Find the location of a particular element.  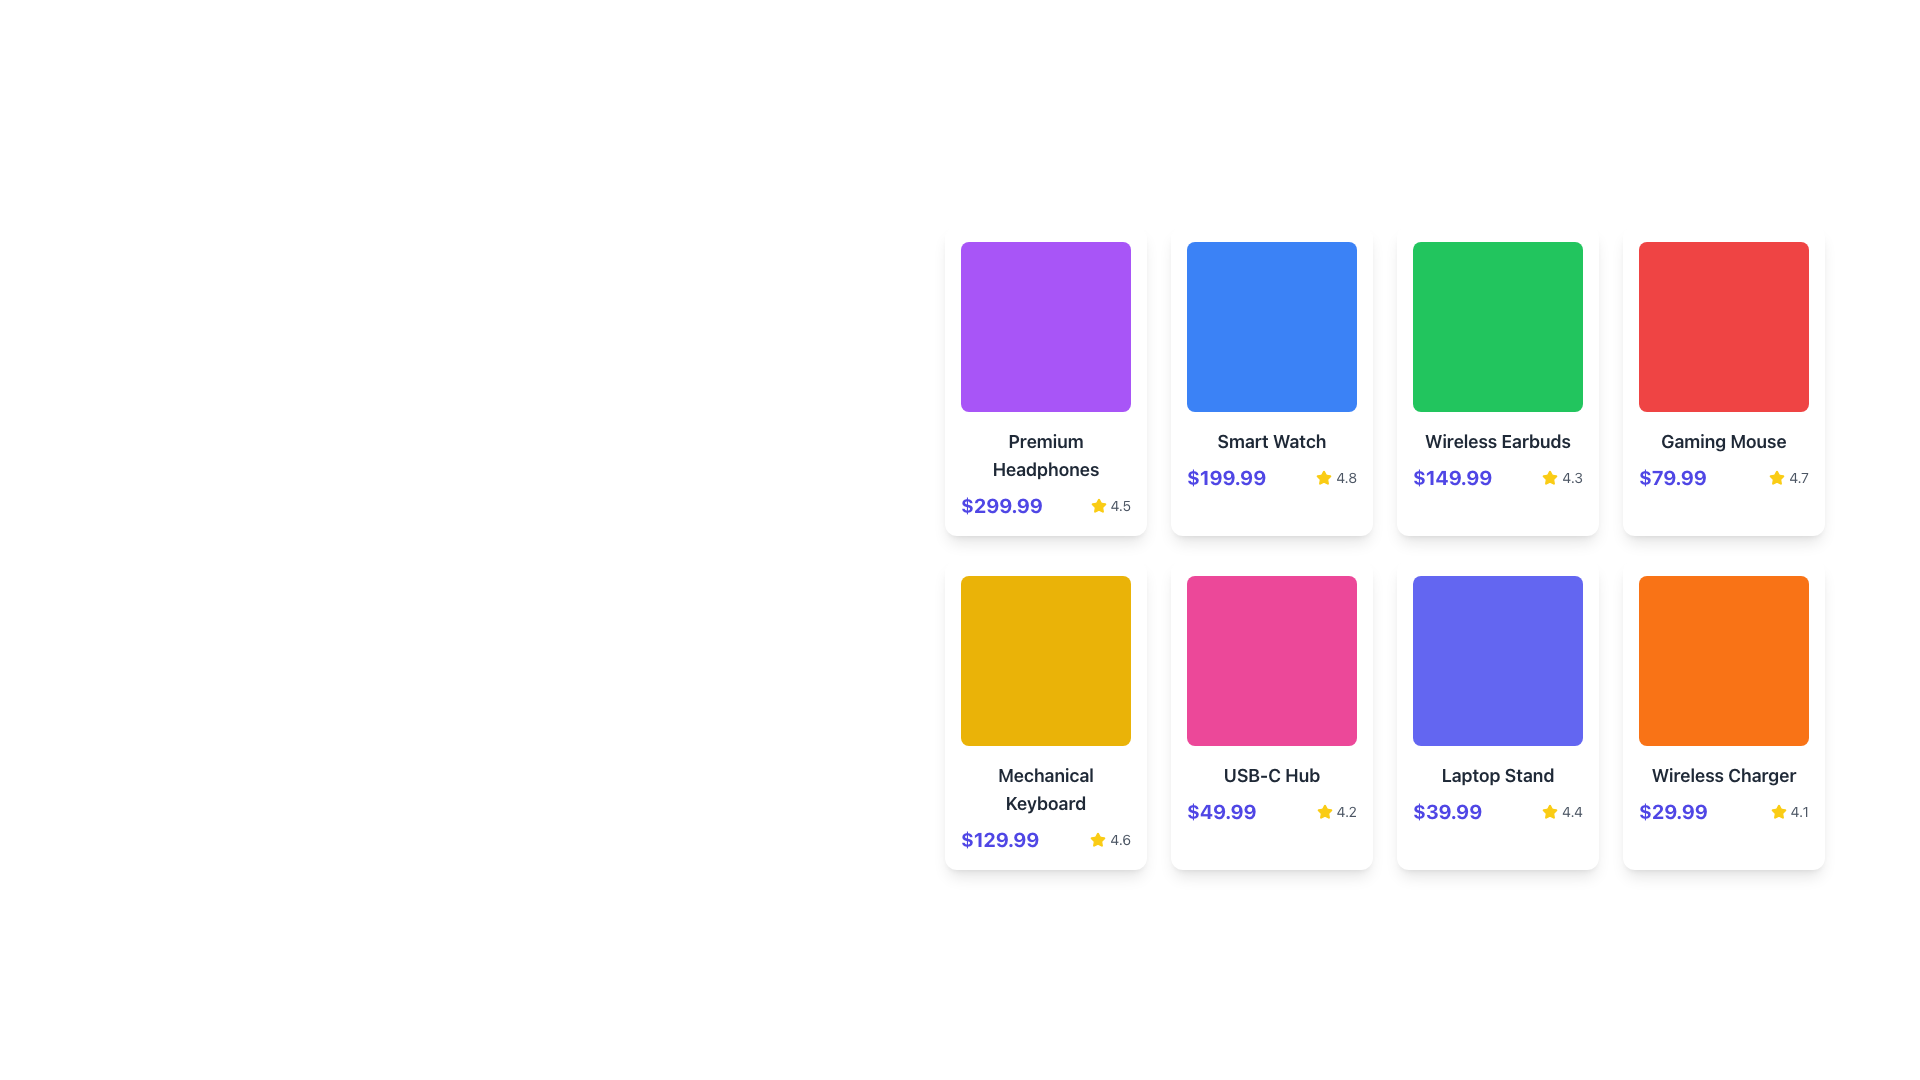

content displayed in the static text showing the price '$299.99', which is styled in a bold, extra-large indigo font and is part of the product card for 'Premium Headphones' is located at coordinates (1001, 504).